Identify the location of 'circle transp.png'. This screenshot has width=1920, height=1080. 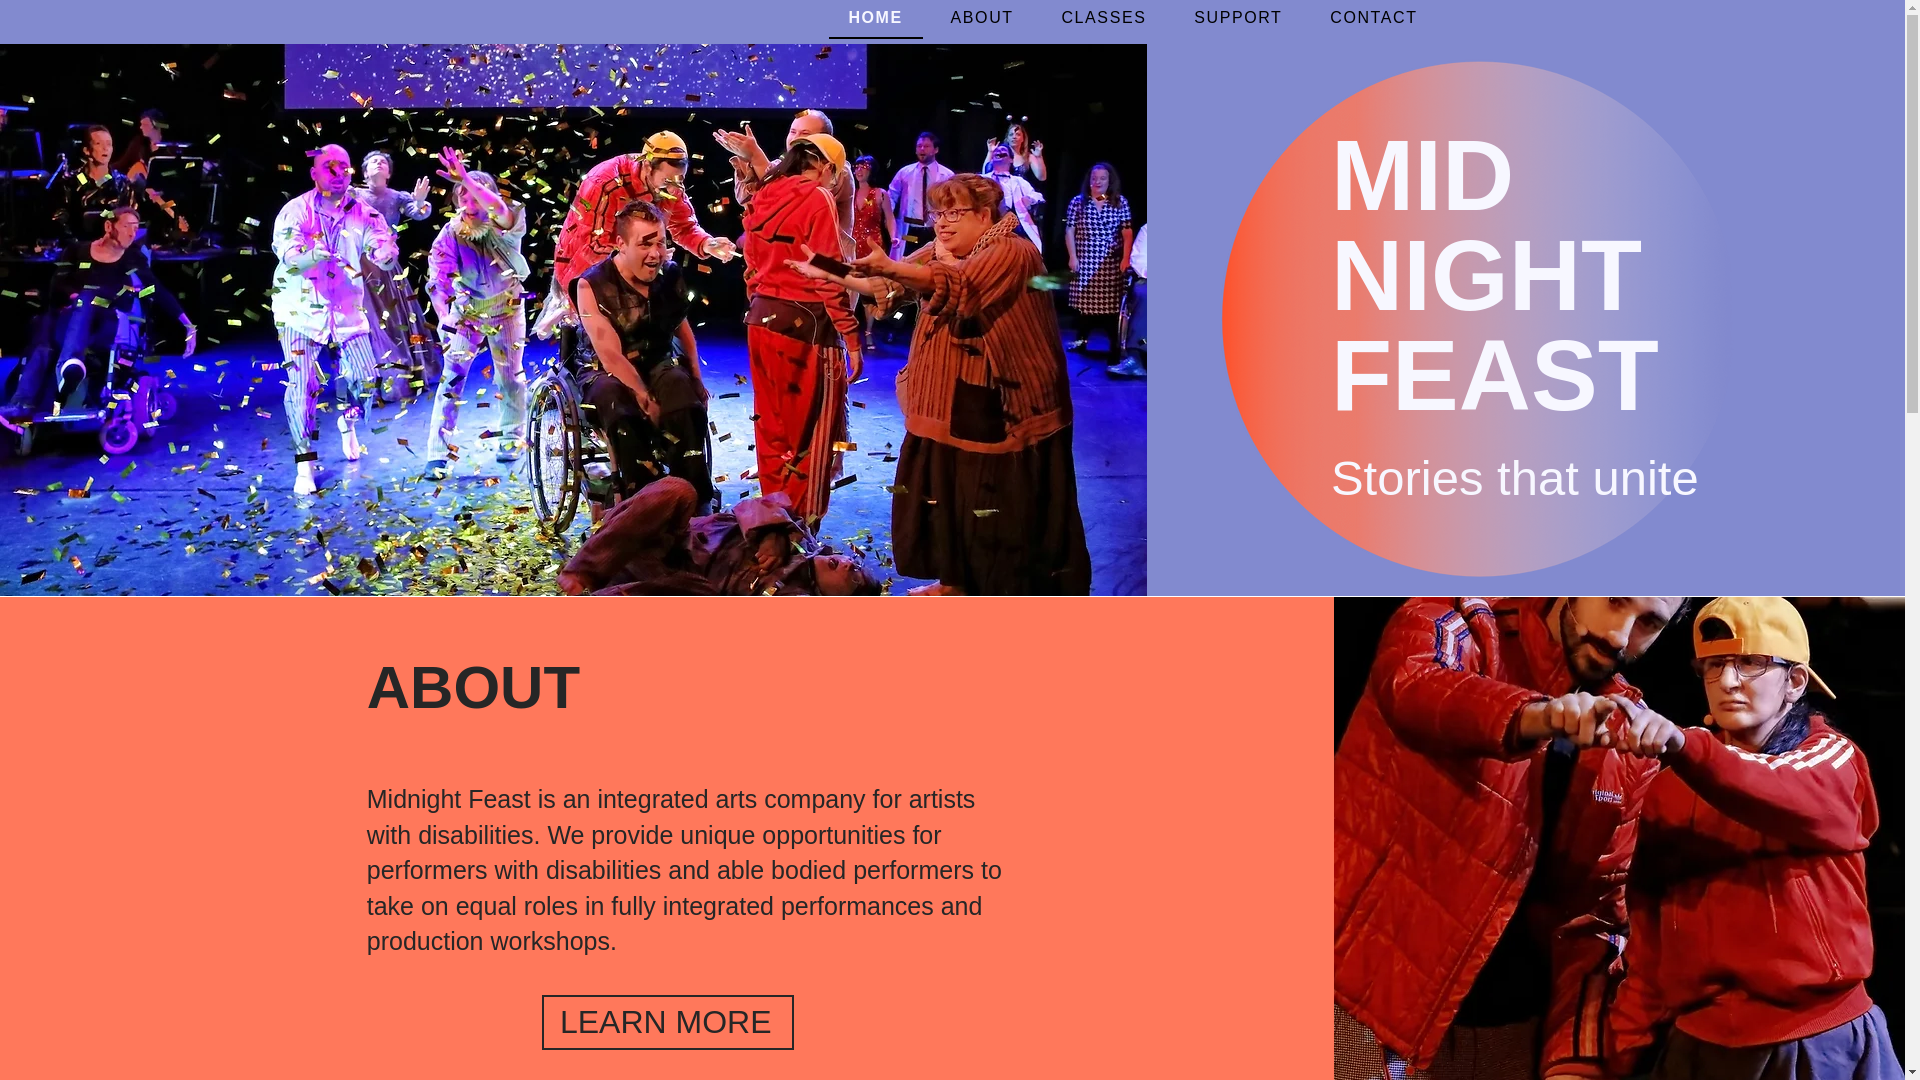
(1479, 318).